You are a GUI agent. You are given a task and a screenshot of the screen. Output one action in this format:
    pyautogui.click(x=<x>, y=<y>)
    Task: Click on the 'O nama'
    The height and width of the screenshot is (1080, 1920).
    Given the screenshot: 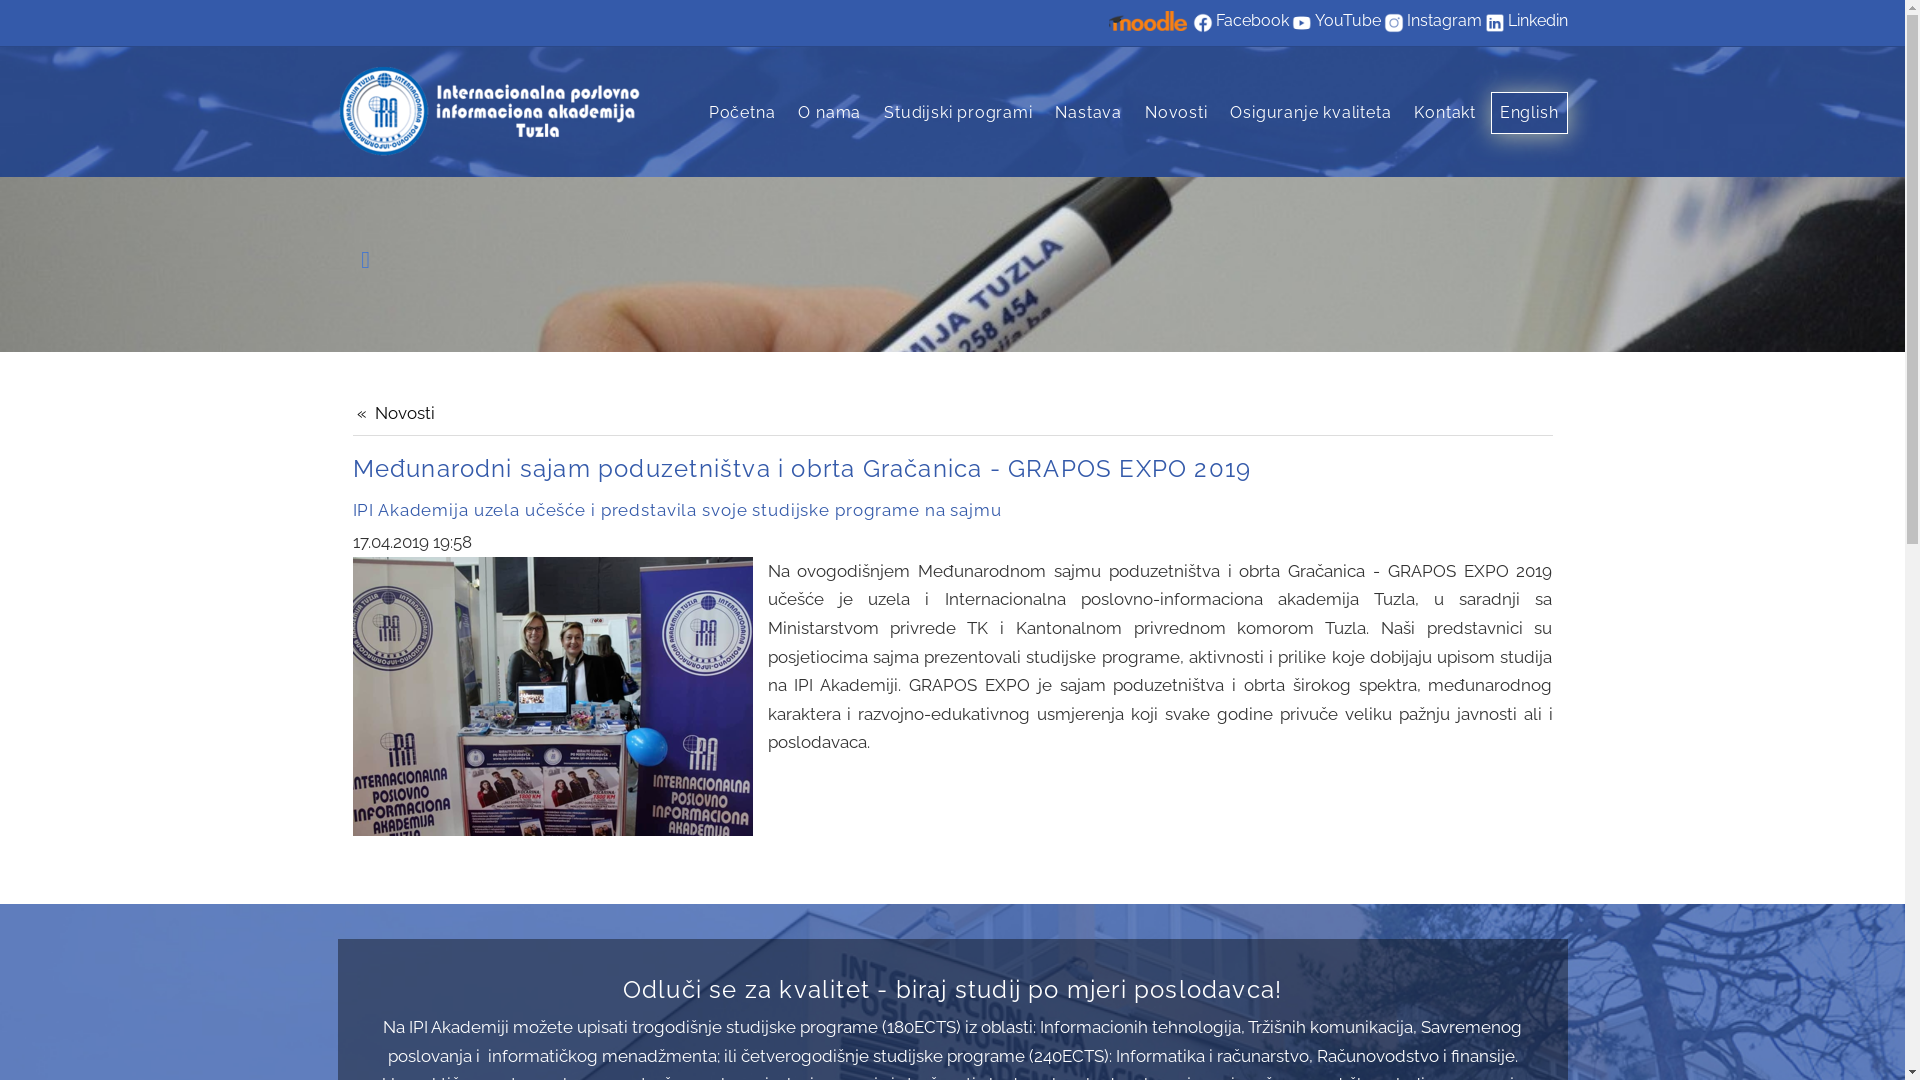 What is the action you would take?
    pyautogui.click(x=829, y=112)
    